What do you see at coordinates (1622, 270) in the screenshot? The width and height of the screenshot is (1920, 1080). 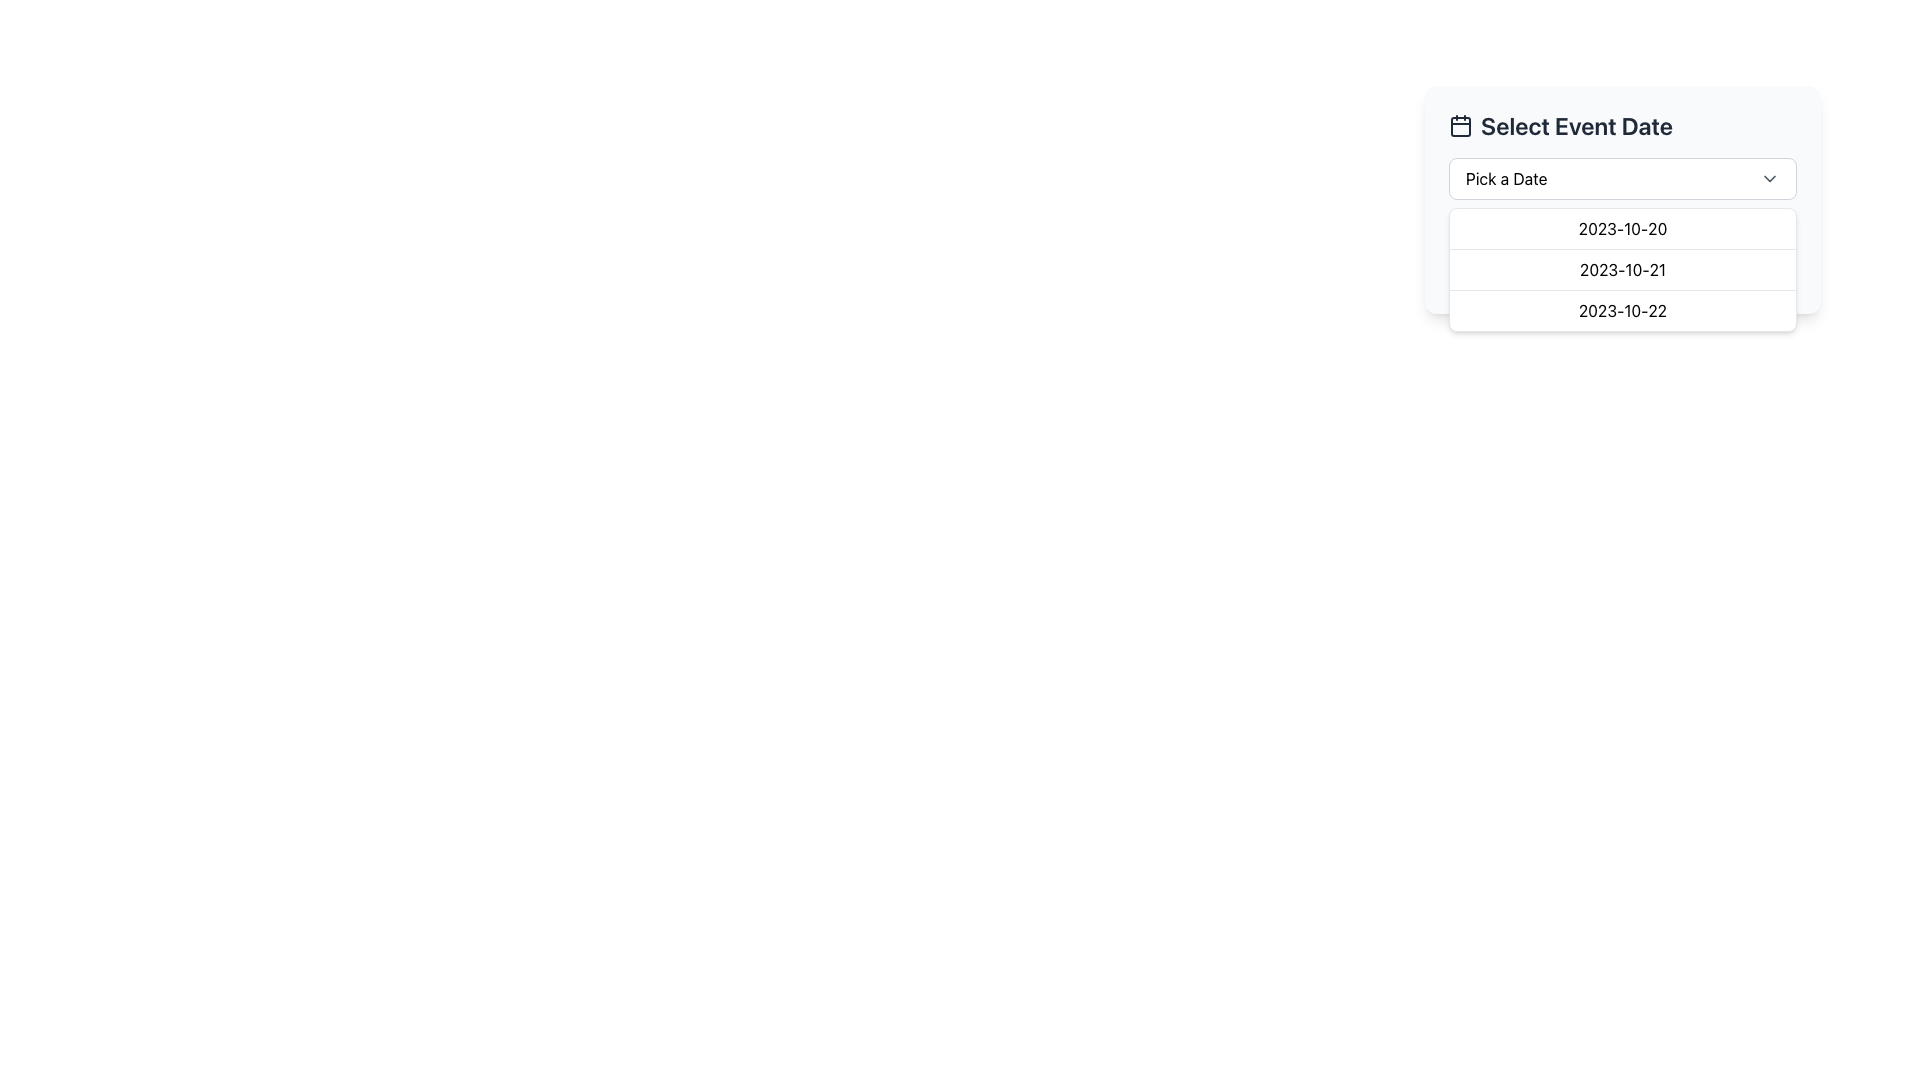 I see `the second entry in the dropdown list displaying the date '2023-10-21'` at bounding box center [1622, 270].